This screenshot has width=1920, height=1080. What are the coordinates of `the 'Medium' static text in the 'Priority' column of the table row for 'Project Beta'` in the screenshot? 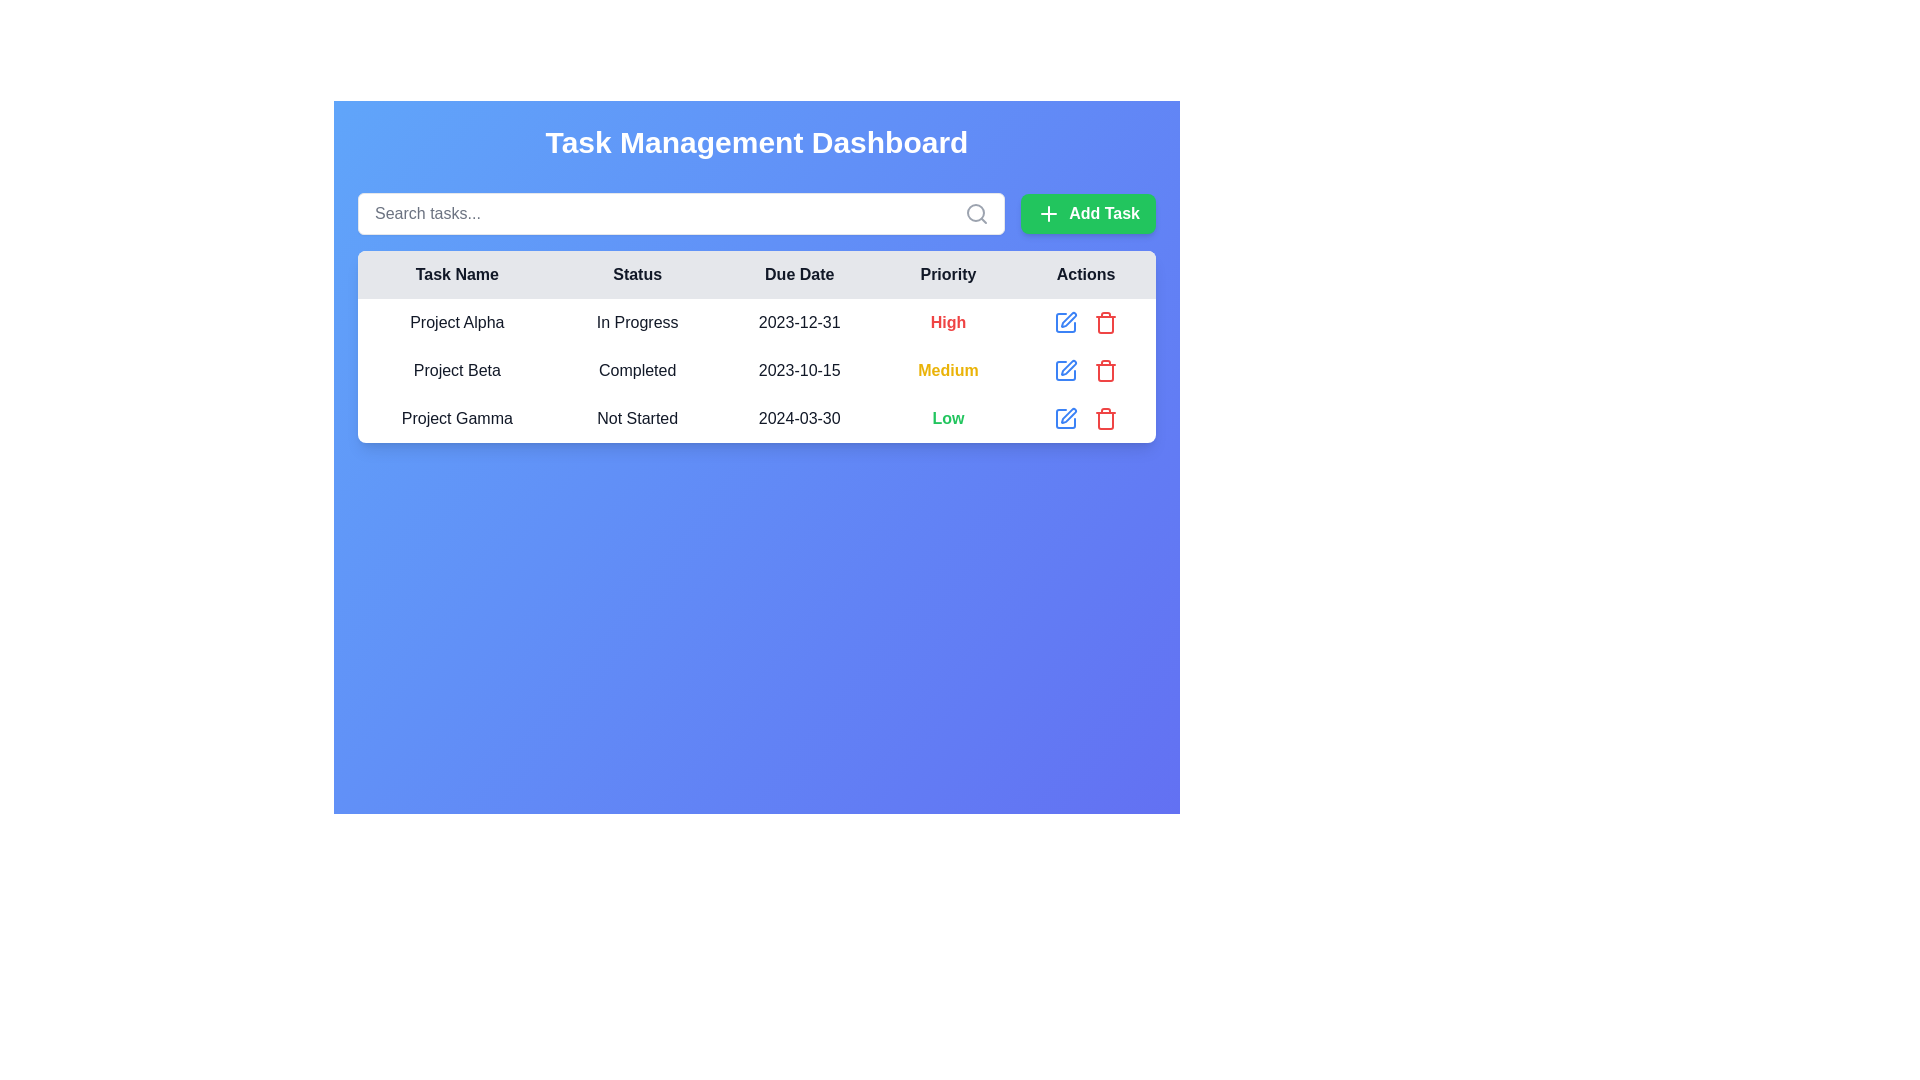 It's located at (947, 370).